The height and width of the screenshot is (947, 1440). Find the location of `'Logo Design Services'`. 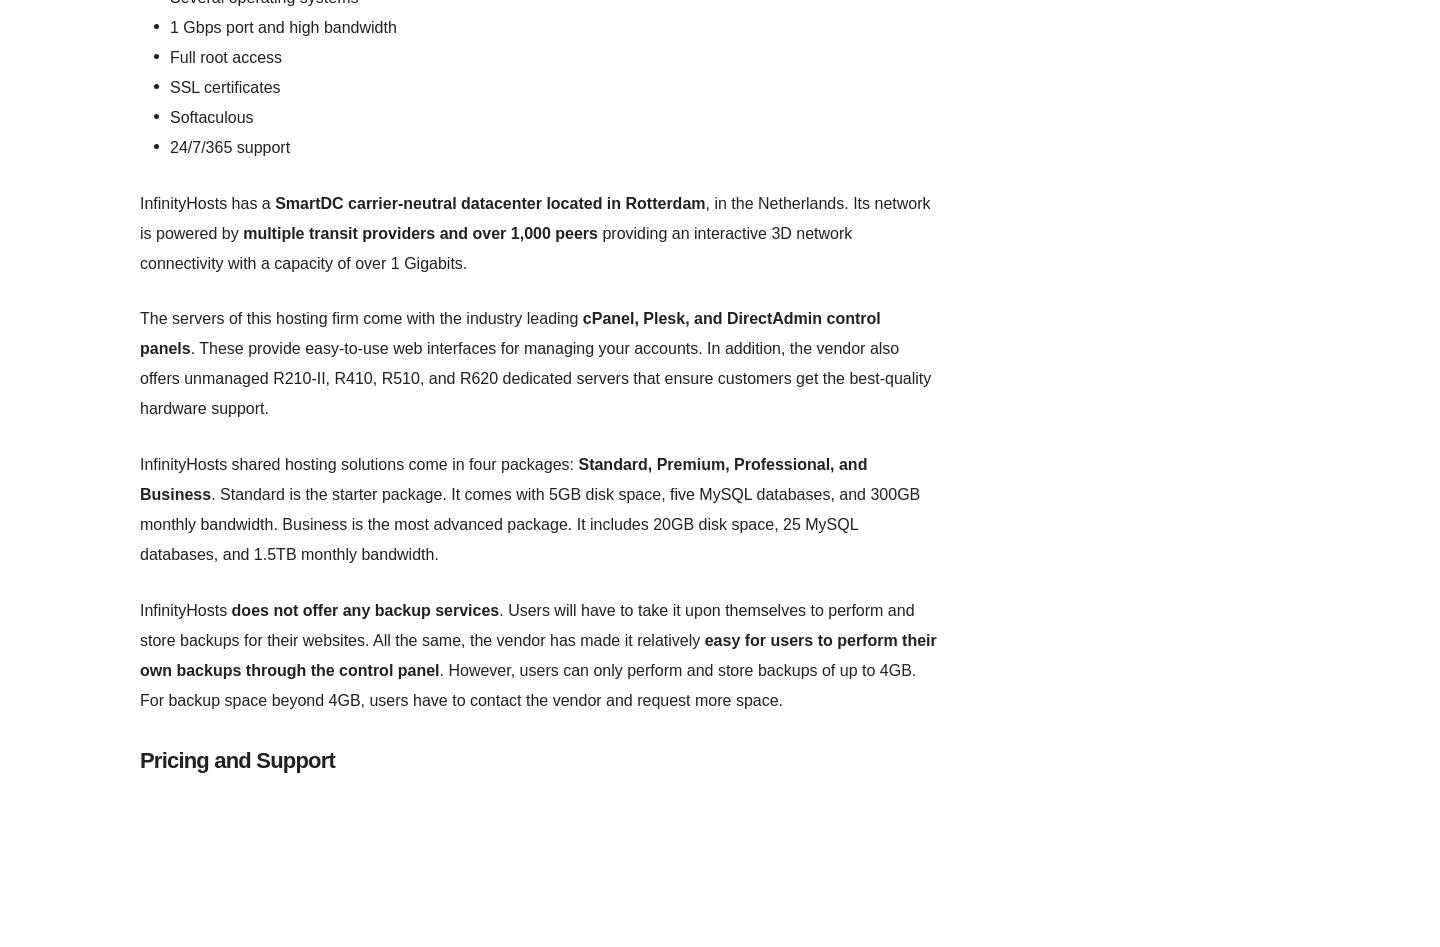

'Logo Design Services' is located at coordinates (202, 46).